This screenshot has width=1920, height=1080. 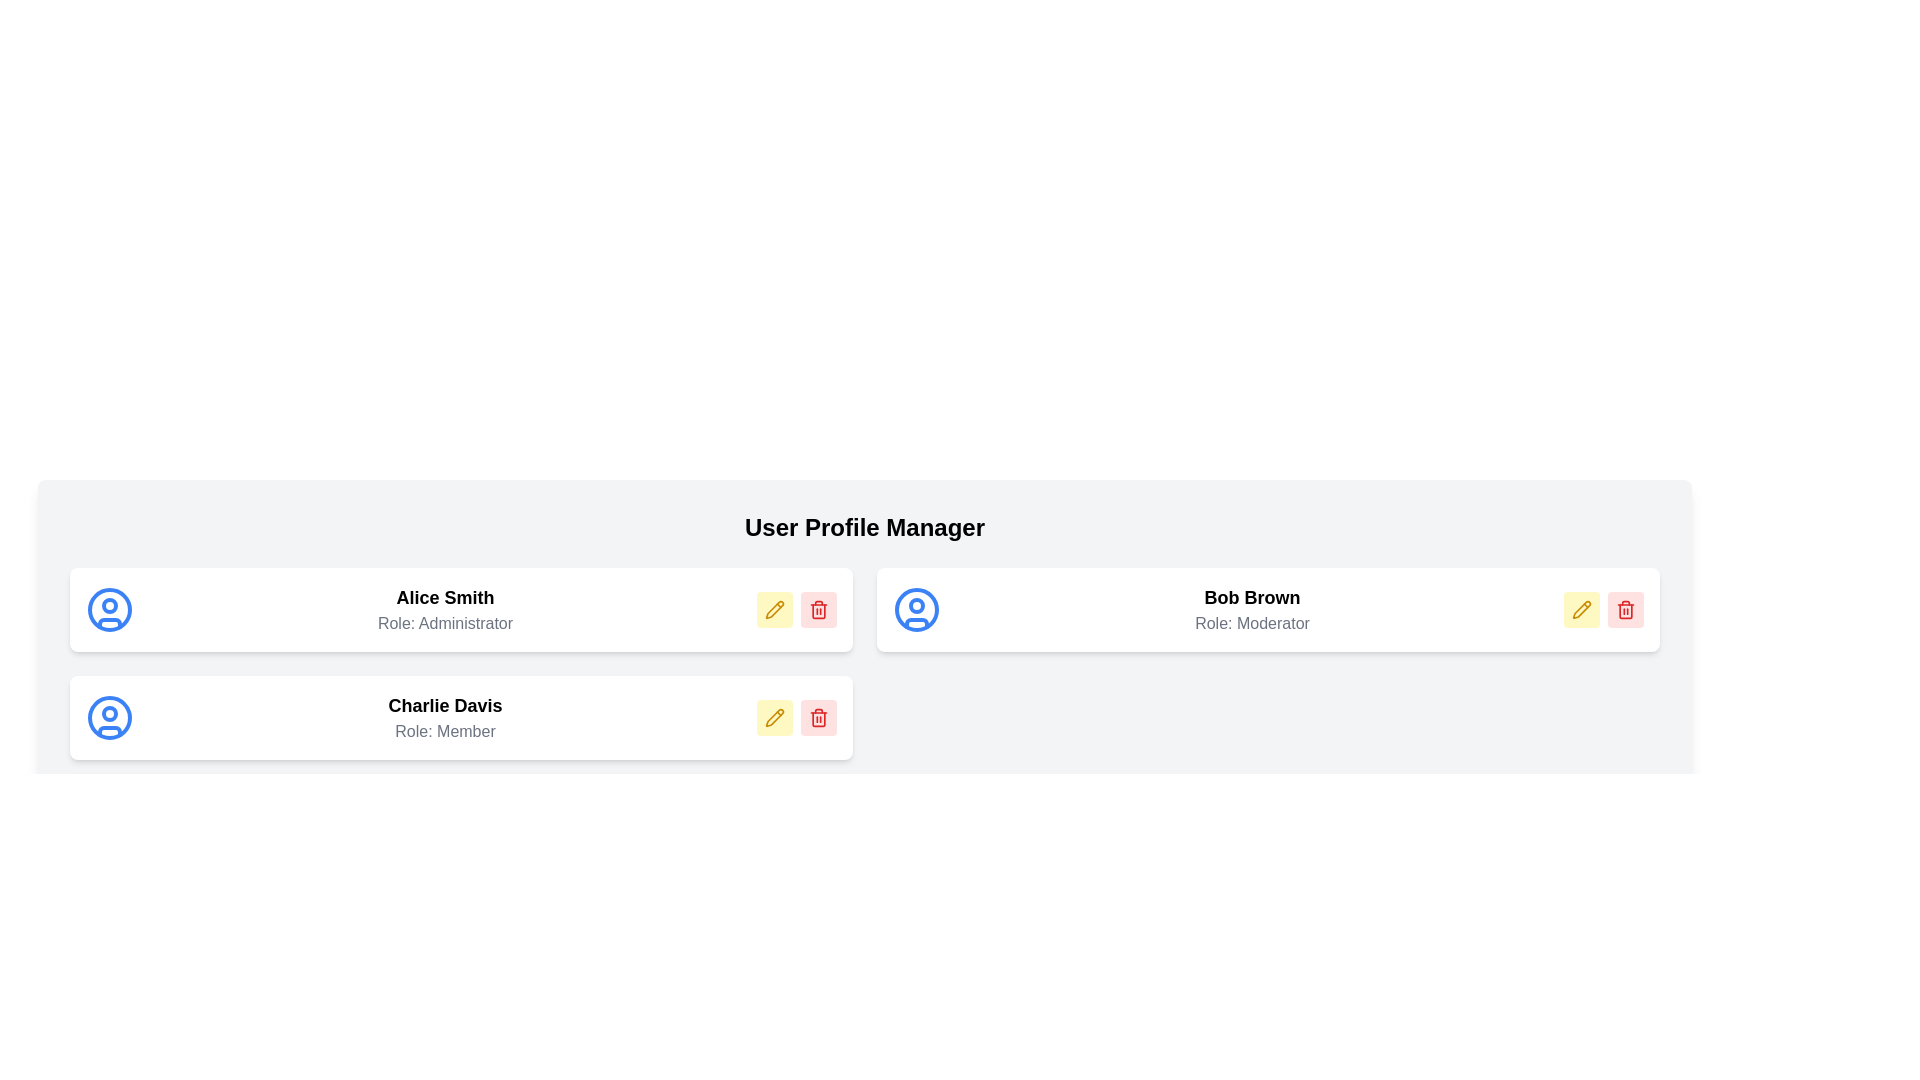 What do you see at coordinates (819, 608) in the screenshot?
I see `the small red button with a trash can icon located in the rightmost part of the button group within the user profile card to initiate a deletion` at bounding box center [819, 608].